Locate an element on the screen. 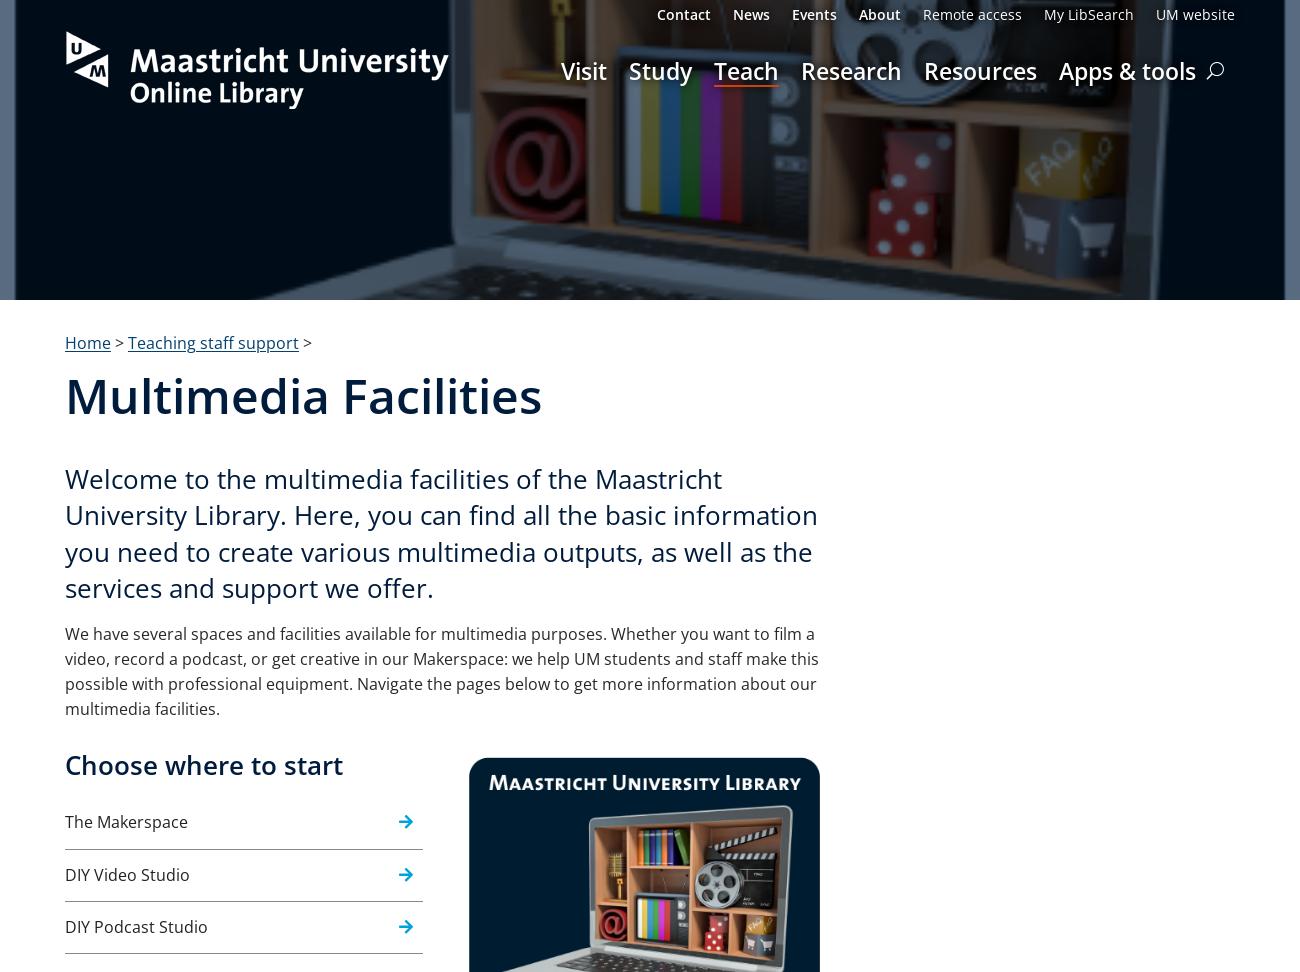  'DIY Video Studio' is located at coordinates (65, 874).